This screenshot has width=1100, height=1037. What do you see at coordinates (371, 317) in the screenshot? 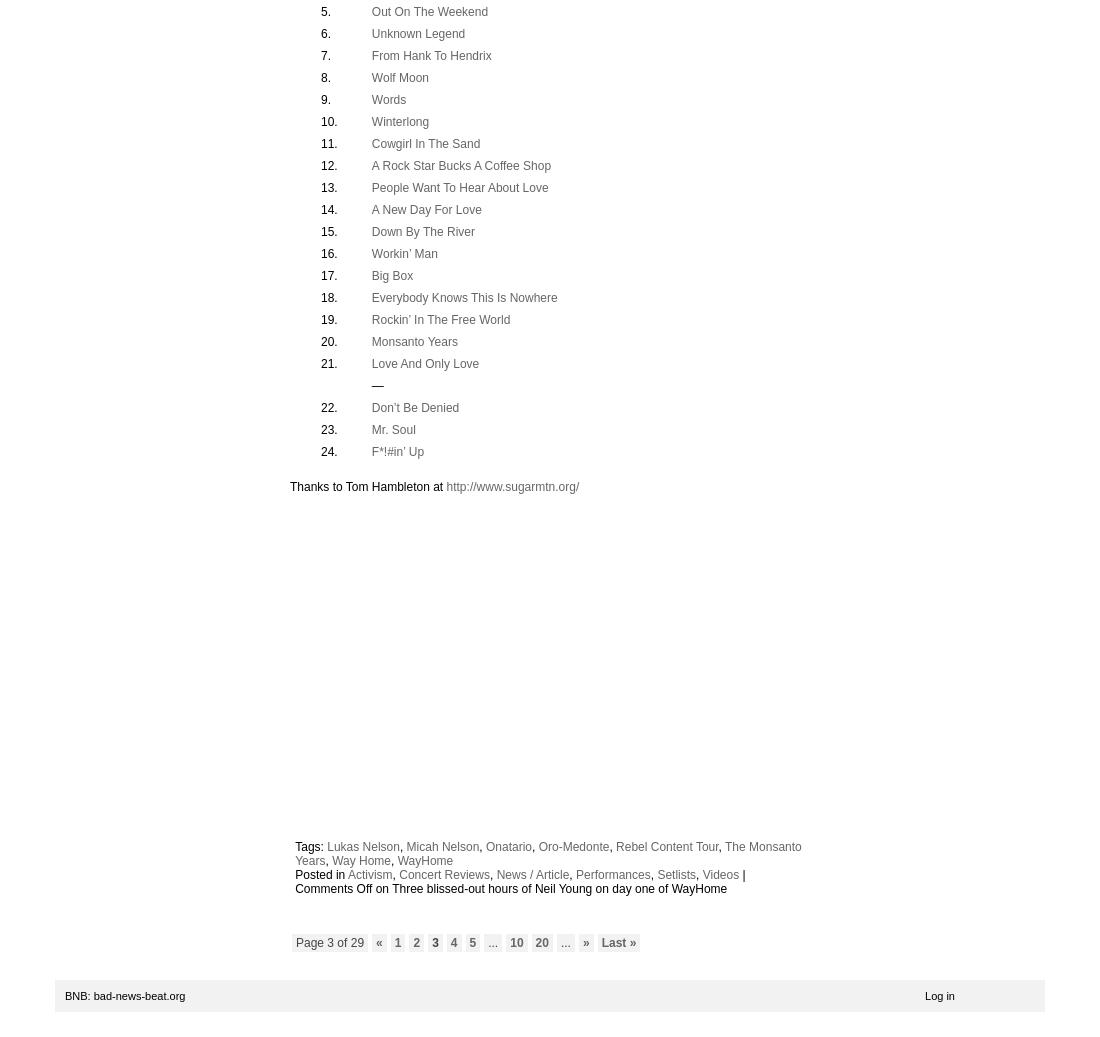
I see `'Rockin’ In The Free World'` at bounding box center [371, 317].